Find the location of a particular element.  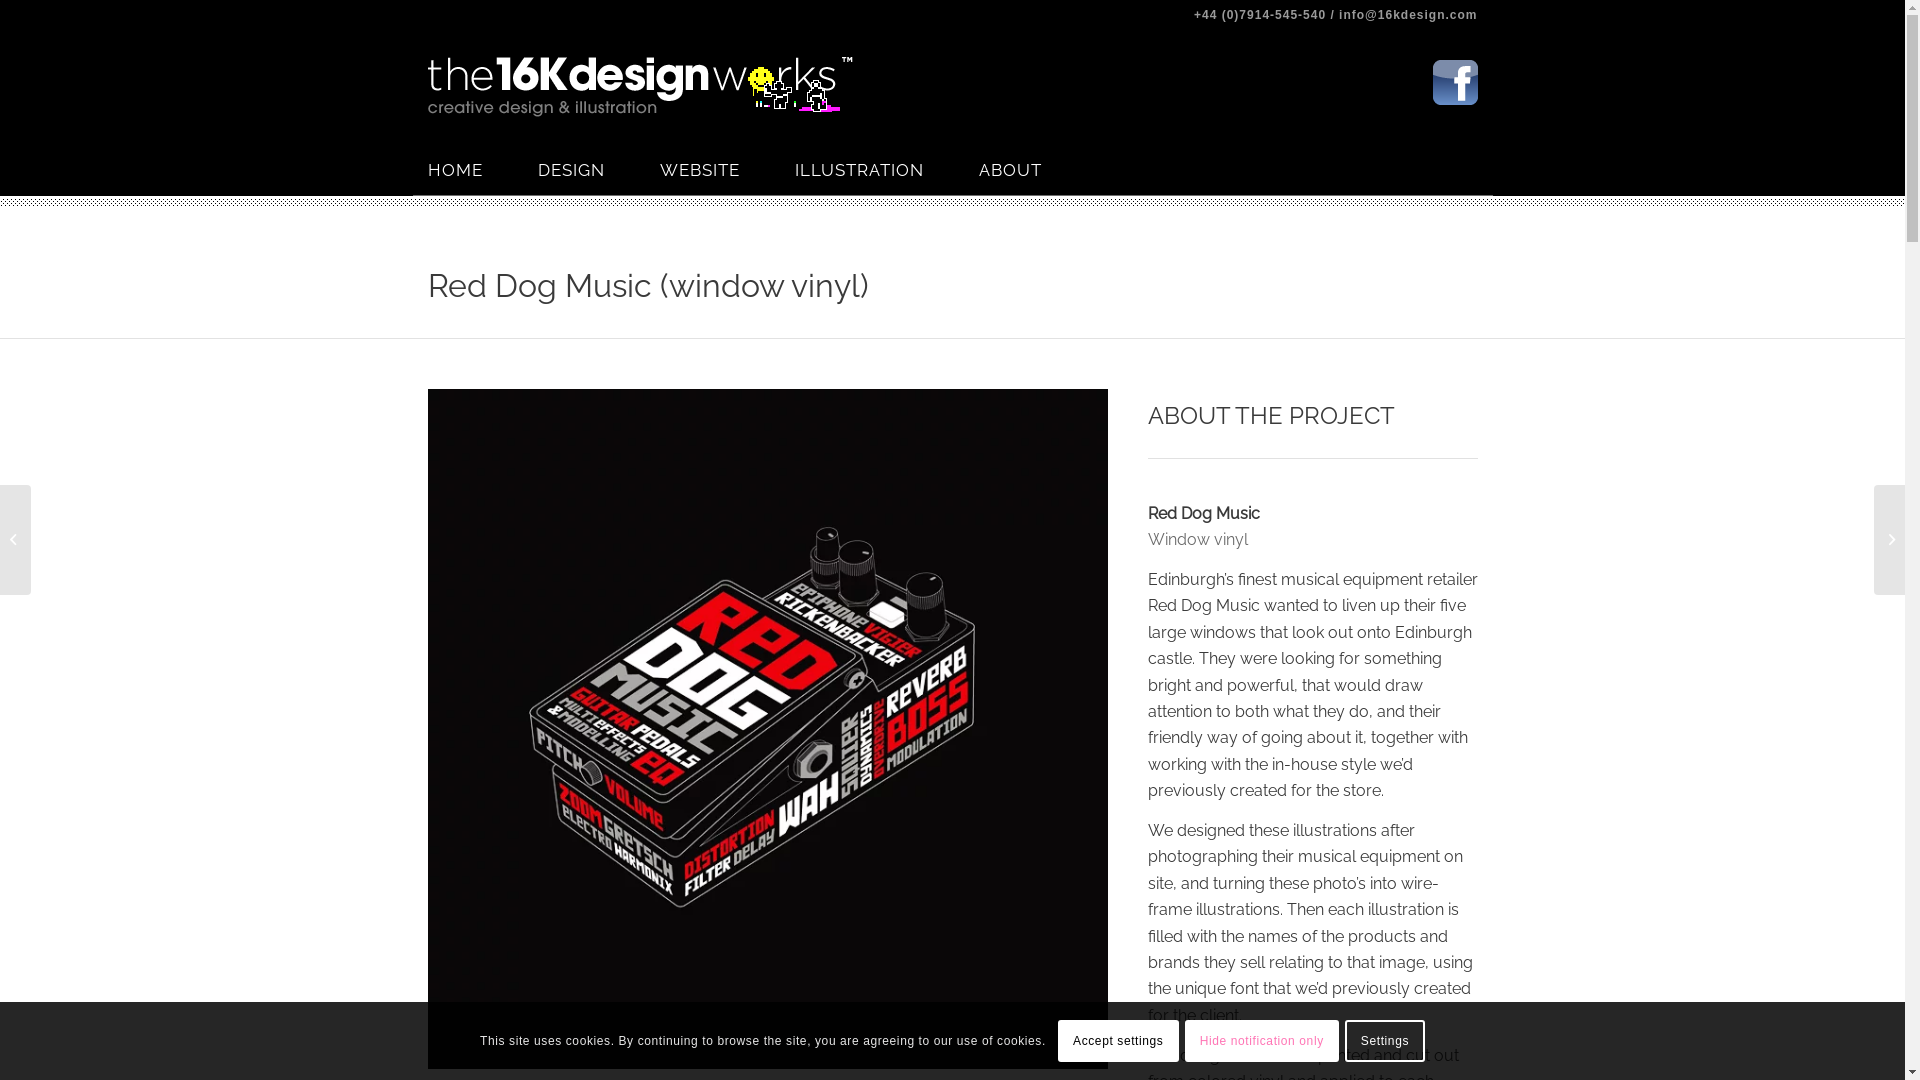

'16Klogo2' is located at coordinates (640, 86).